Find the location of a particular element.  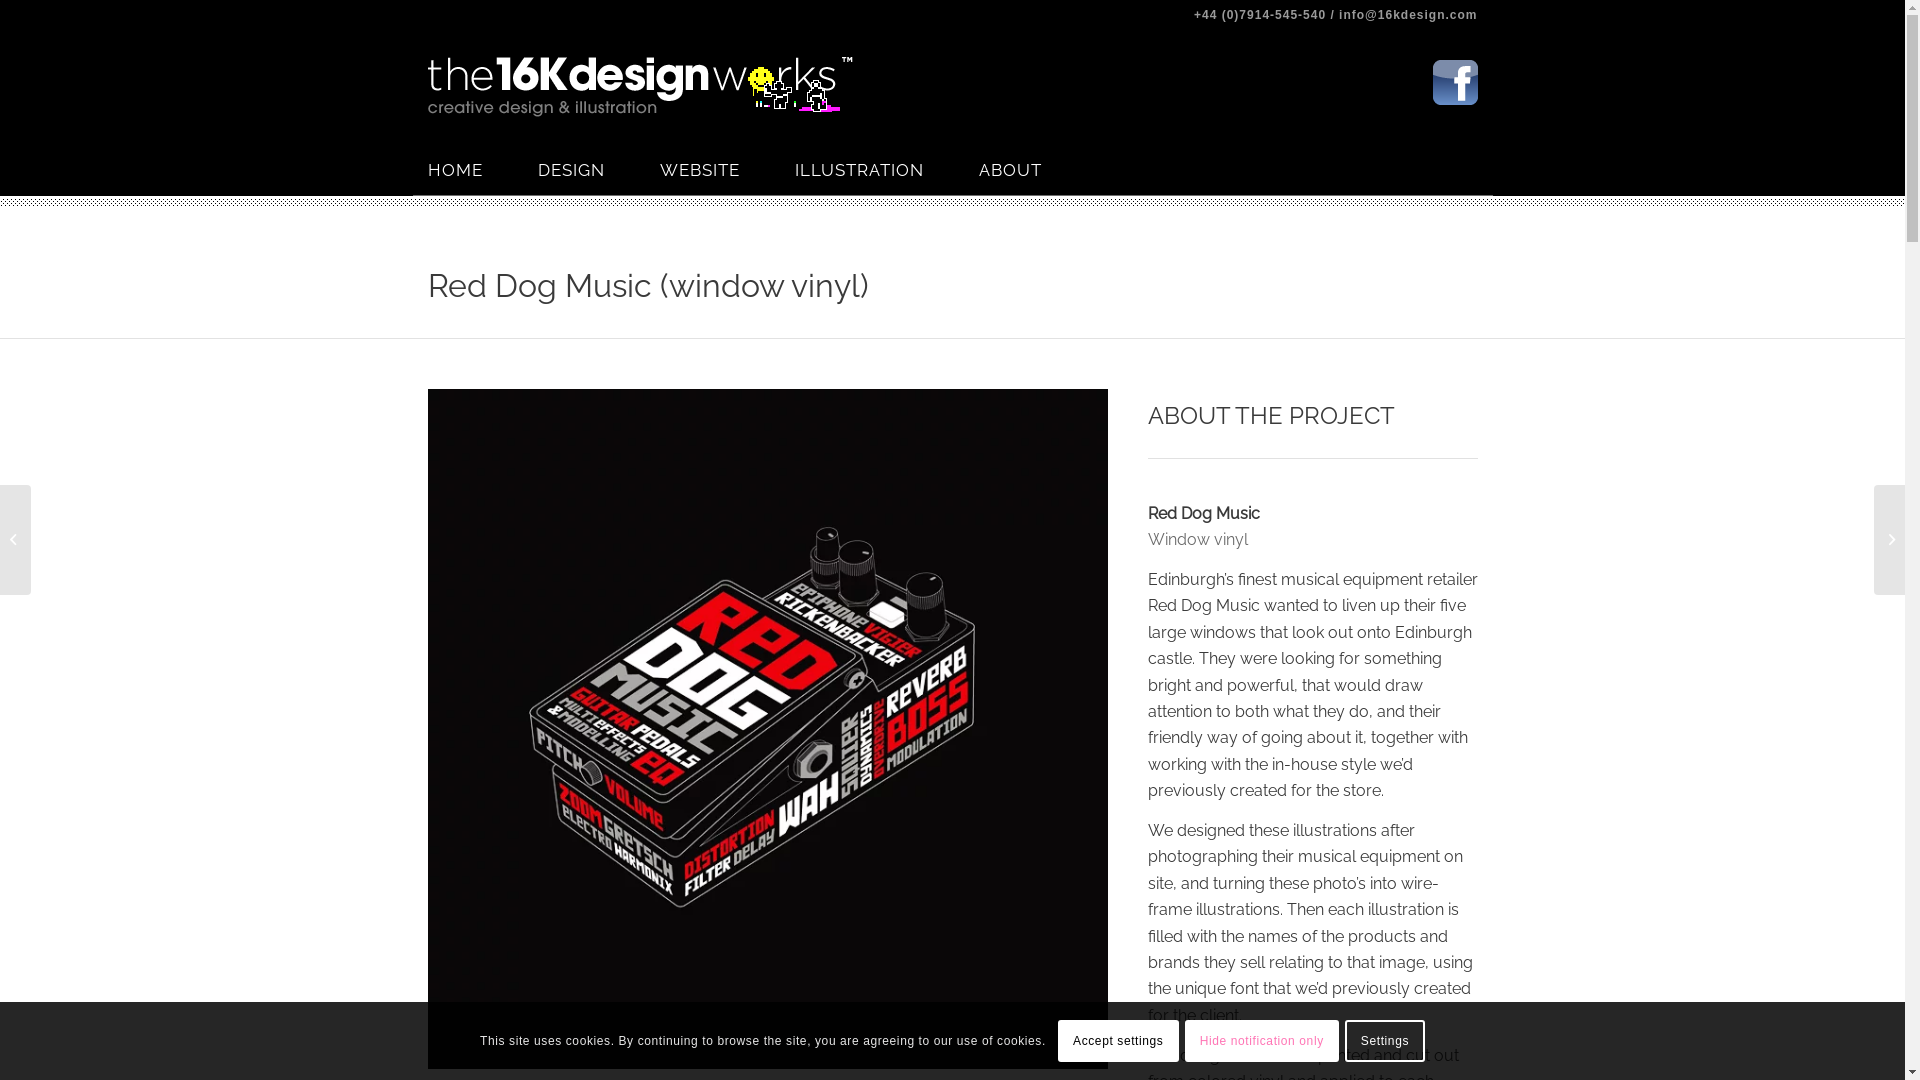

'16Klogo2' is located at coordinates (640, 86).